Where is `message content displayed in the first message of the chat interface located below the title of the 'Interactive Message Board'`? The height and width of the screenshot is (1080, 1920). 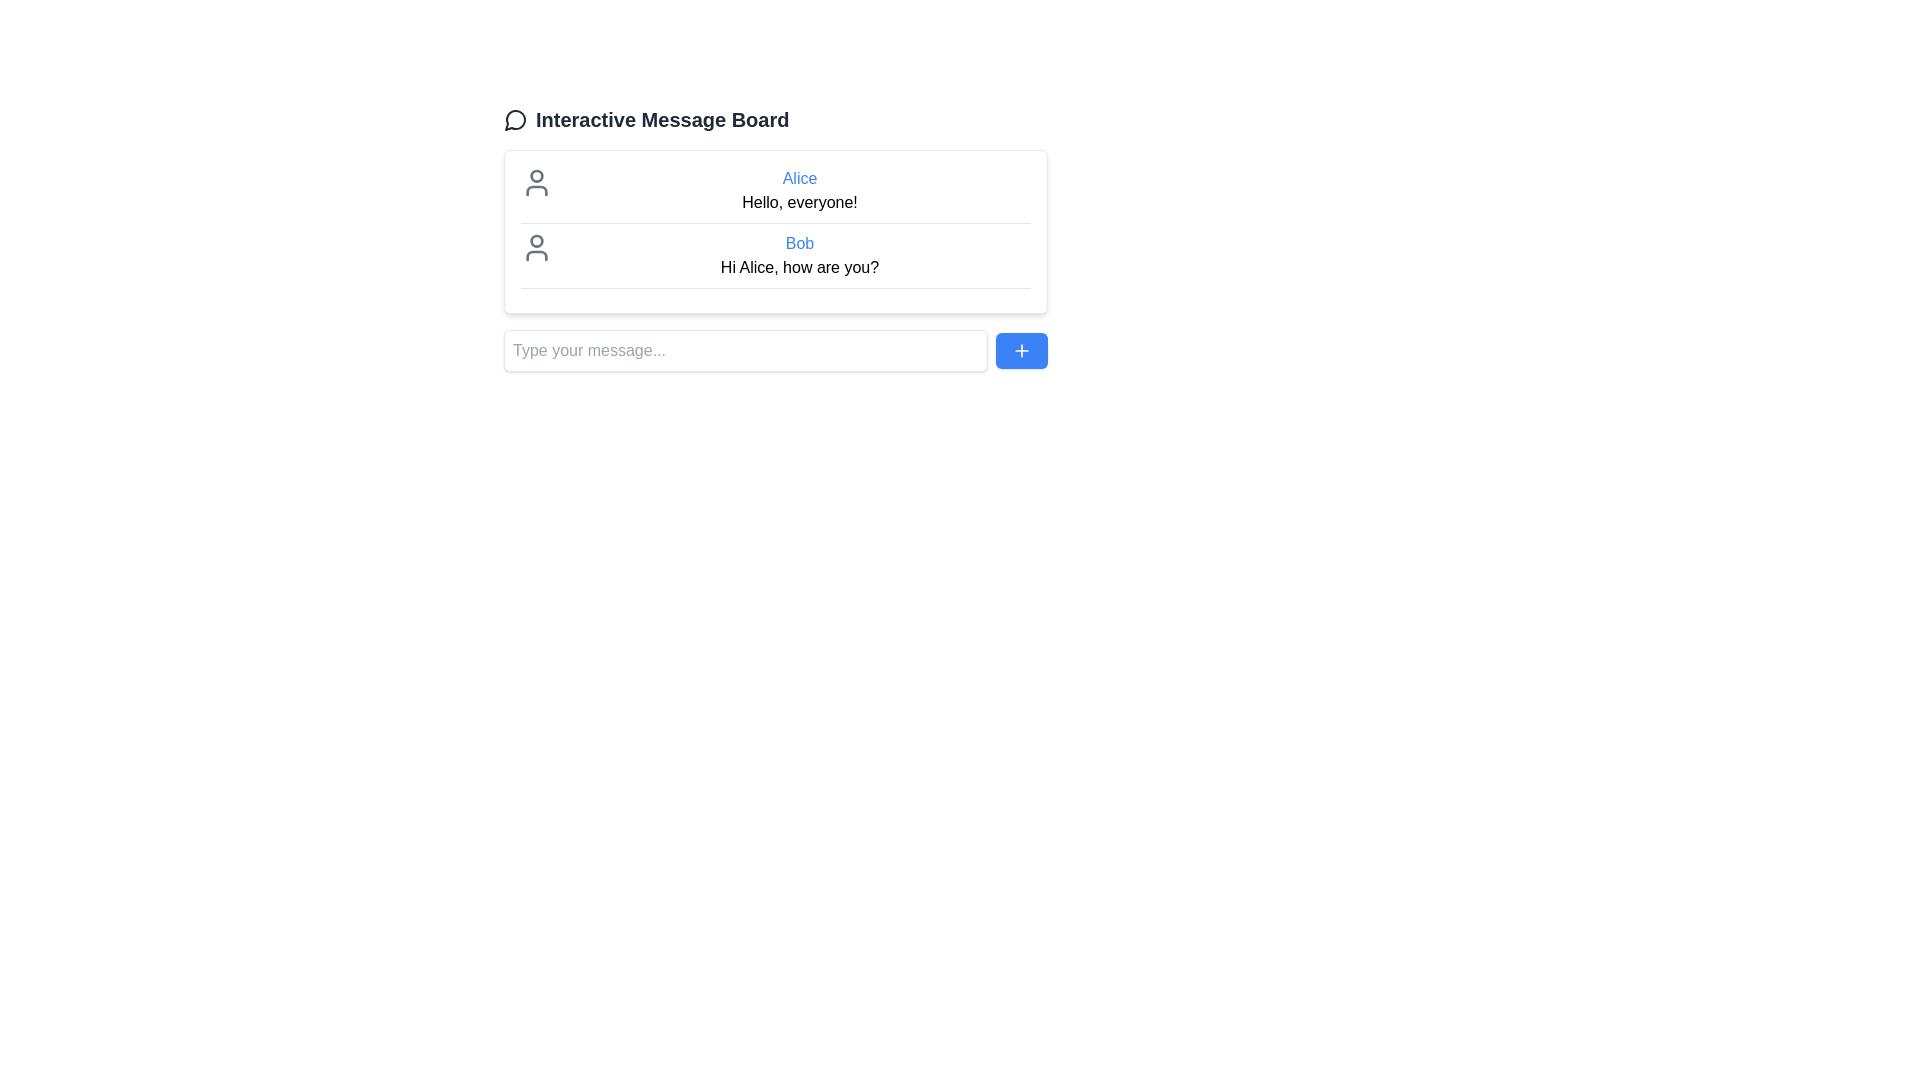
message content displayed in the first message of the chat interface located below the title of the 'Interactive Message Board' is located at coordinates (800, 191).